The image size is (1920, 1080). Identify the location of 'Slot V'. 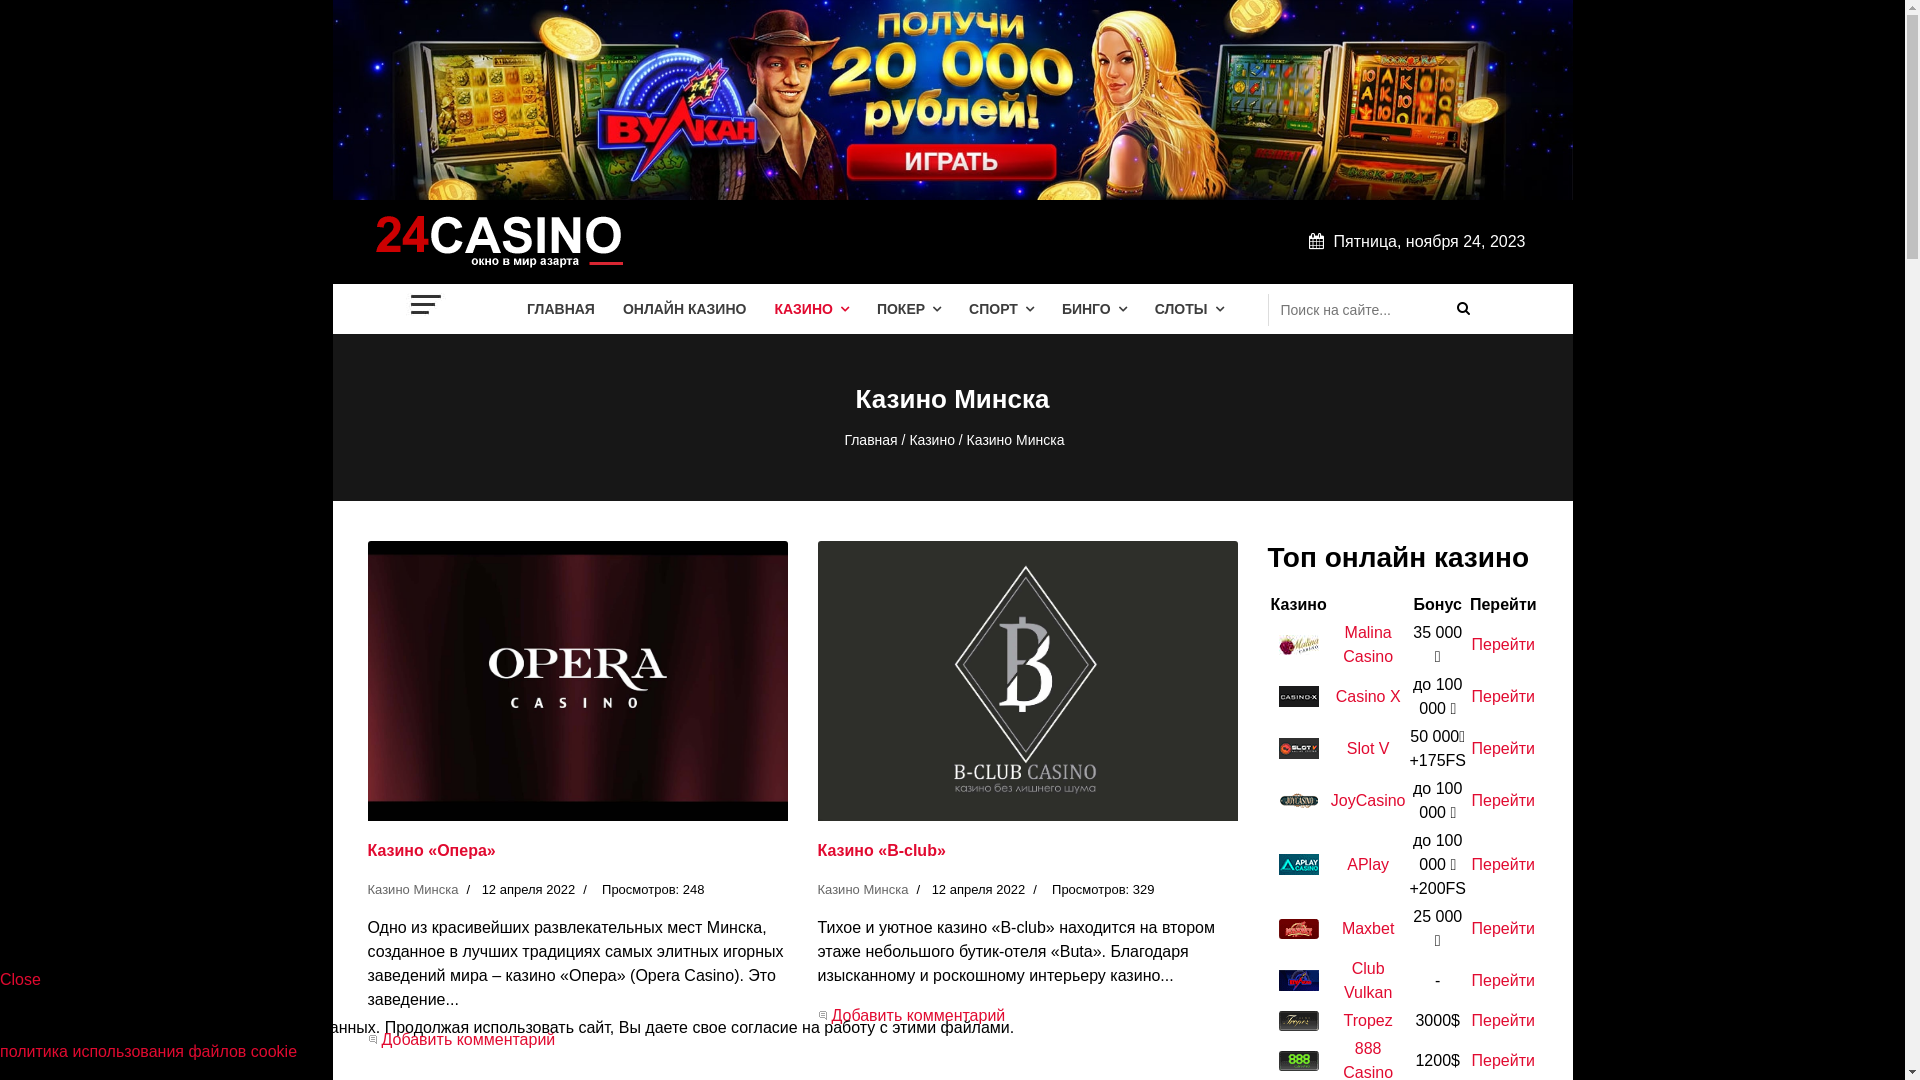
(1367, 748).